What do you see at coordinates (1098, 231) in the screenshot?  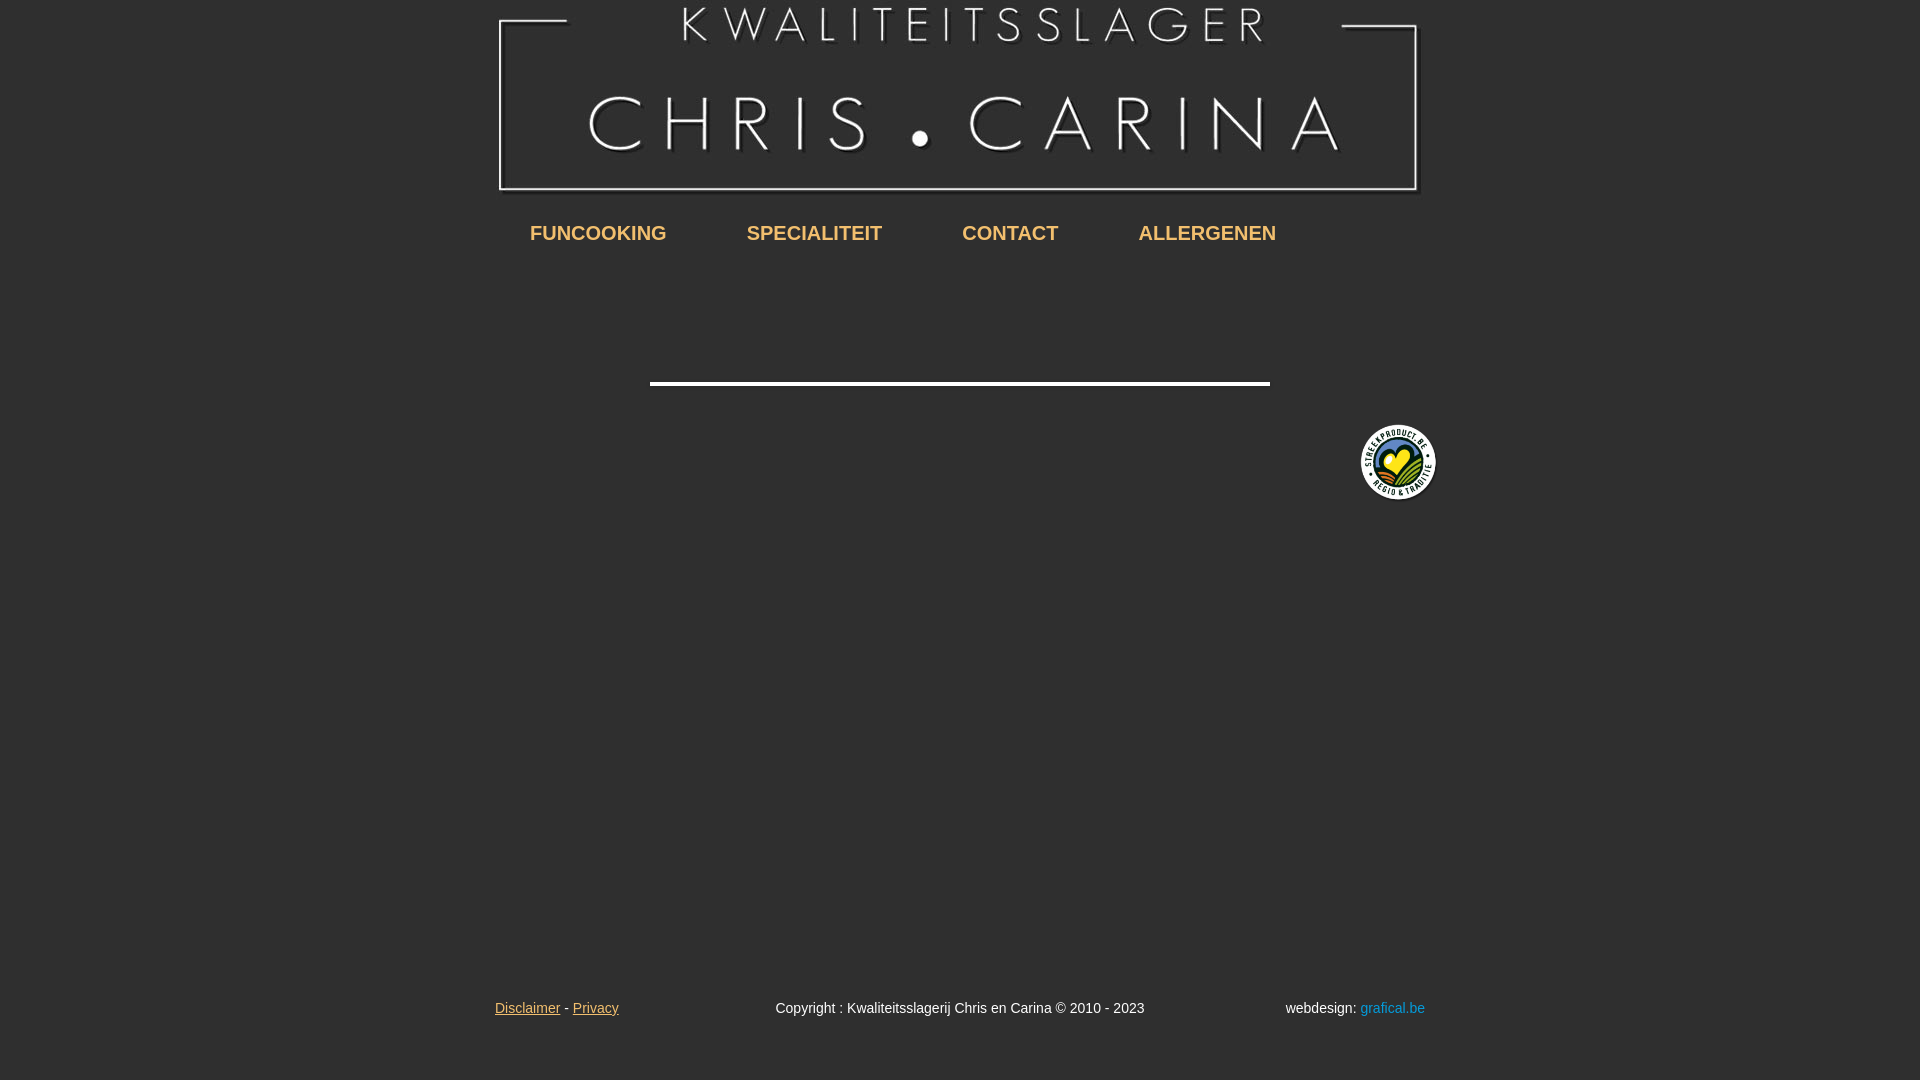 I see `'ALLERGENEN'` at bounding box center [1098, 231].